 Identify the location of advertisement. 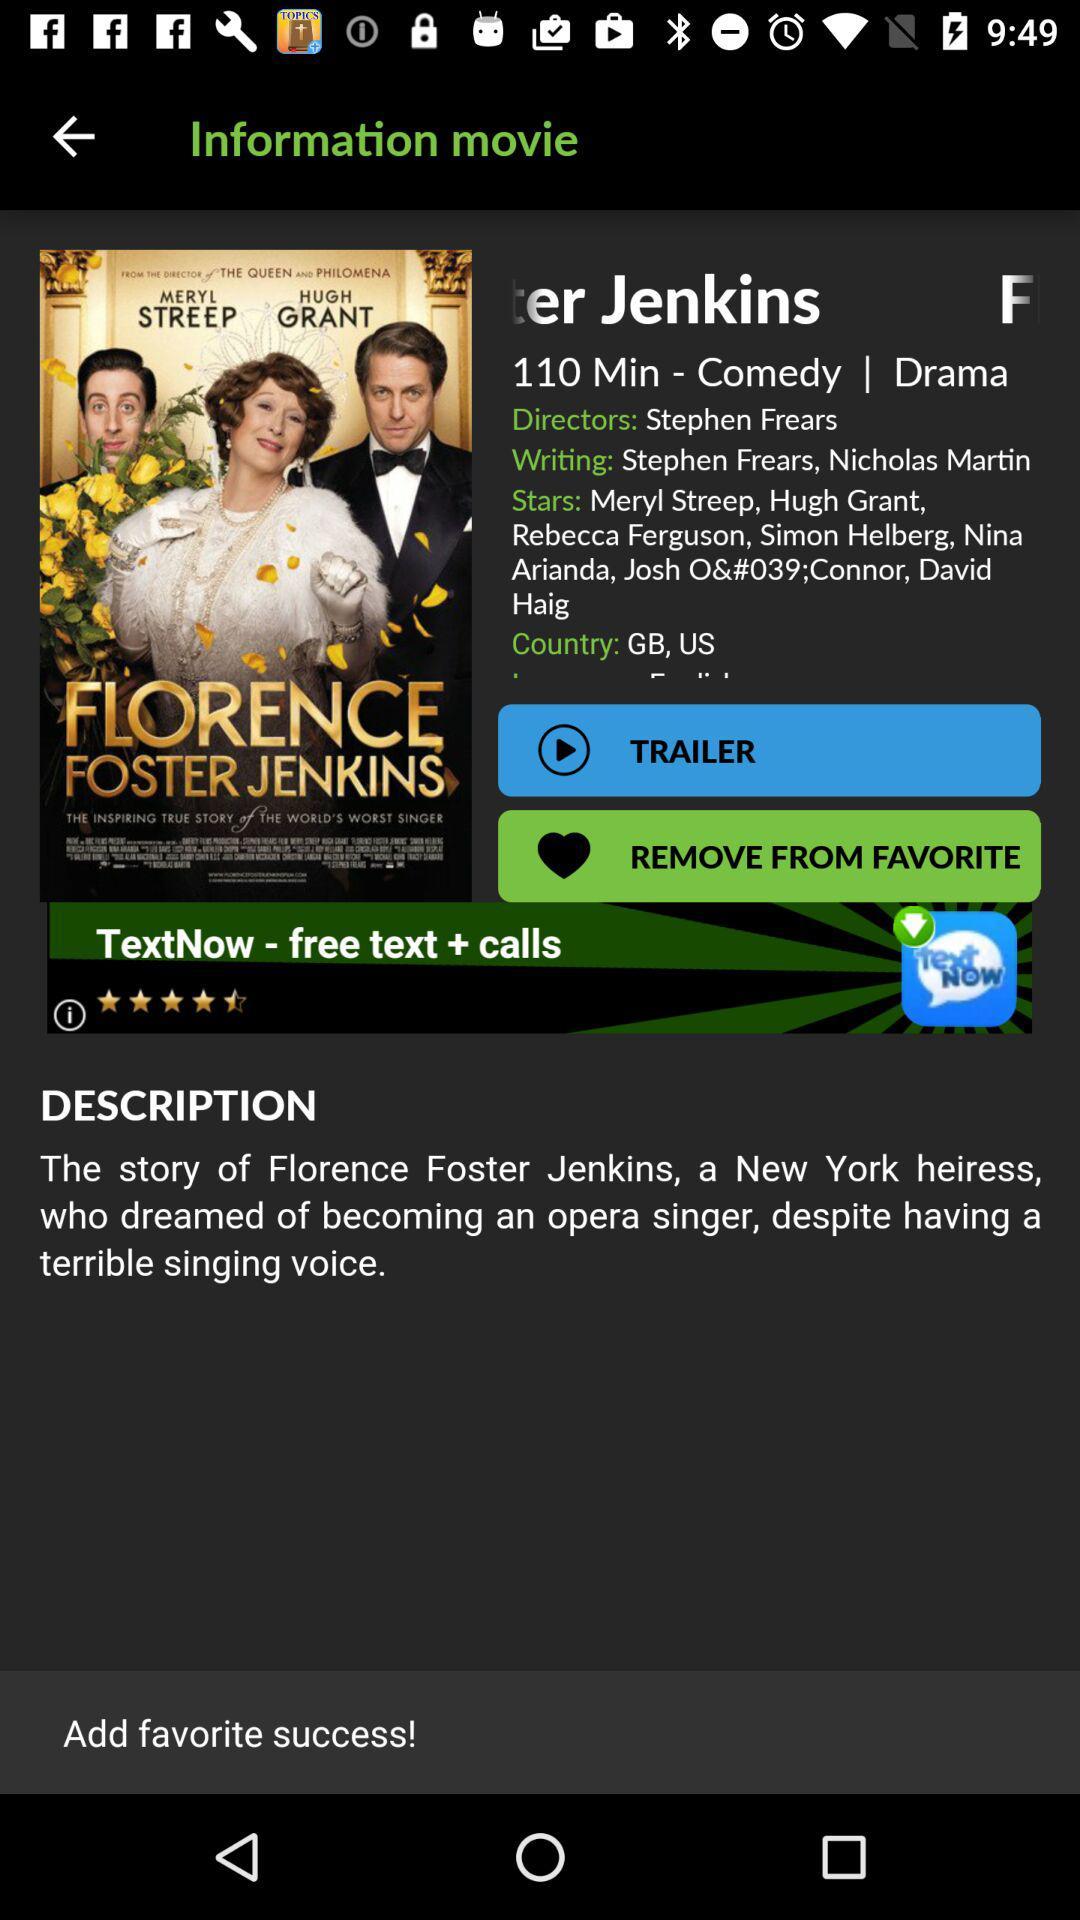
(538, 967).